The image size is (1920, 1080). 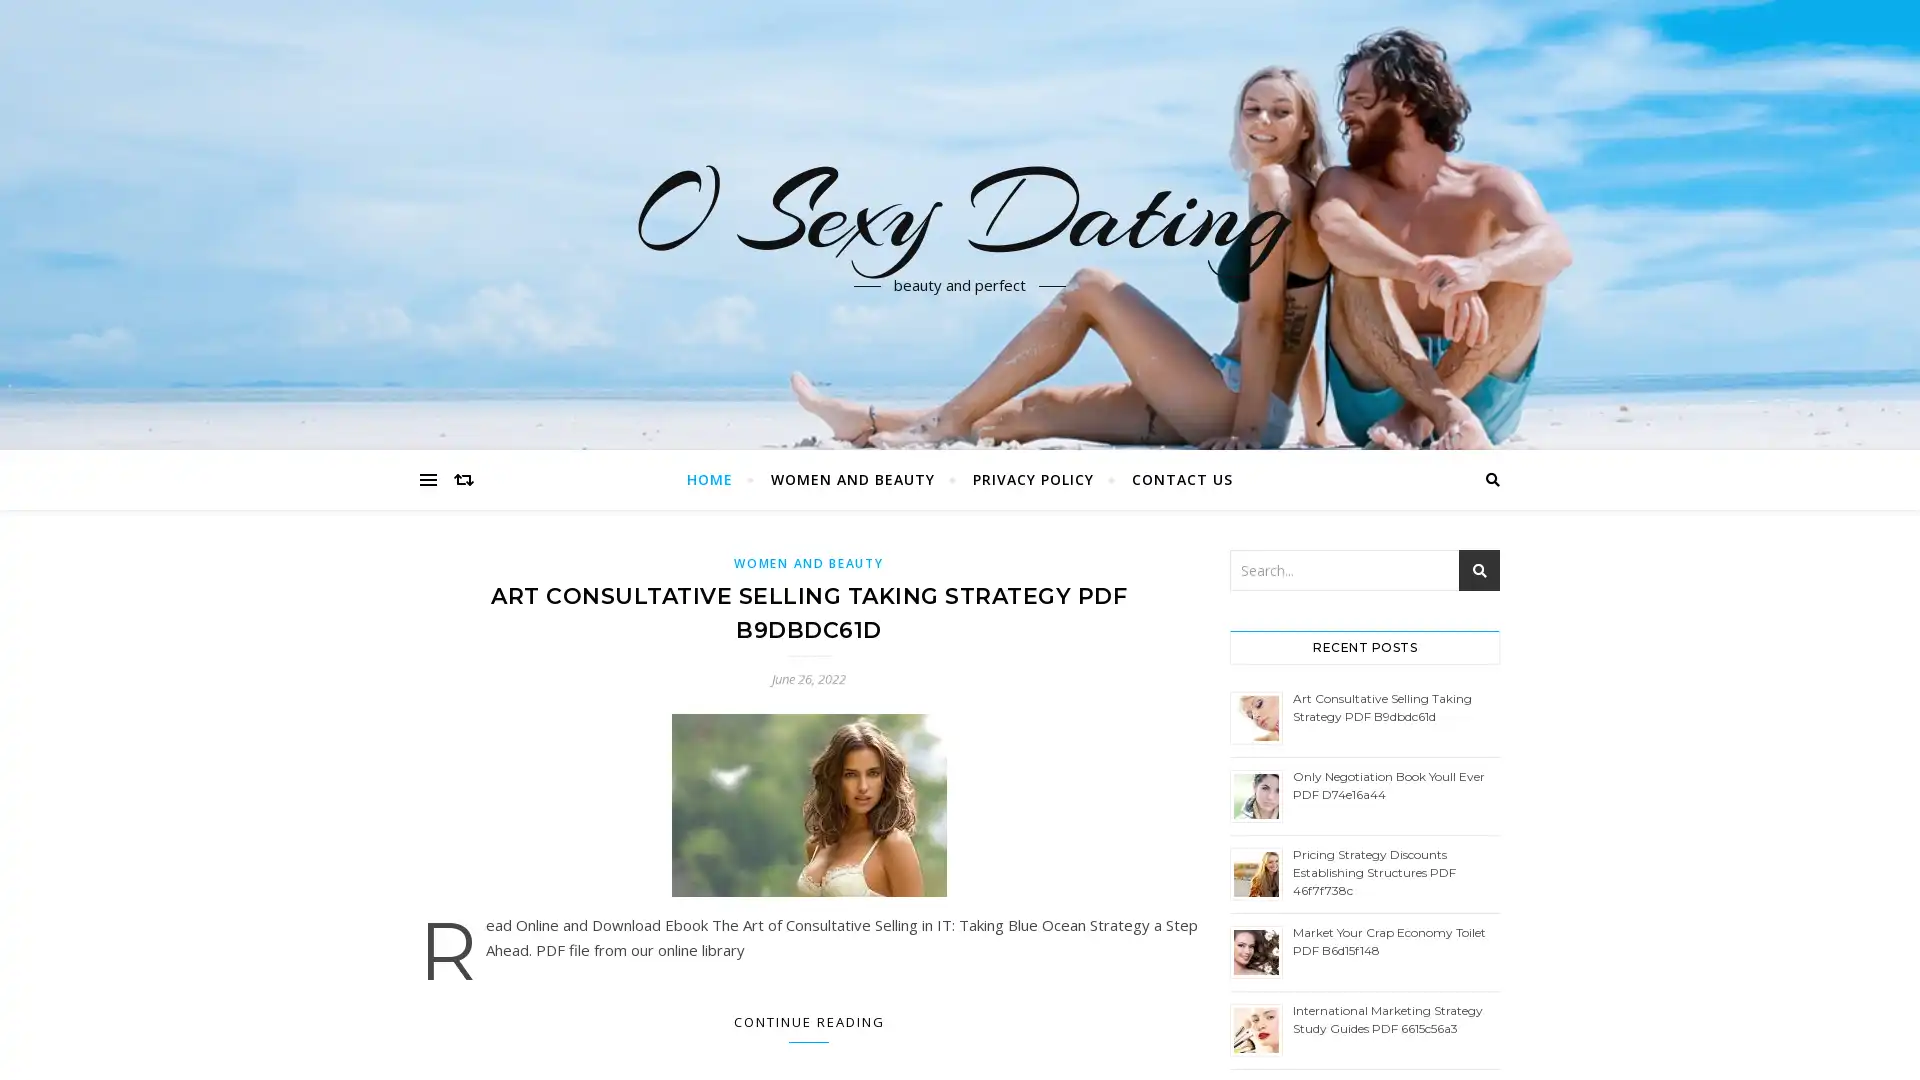 I want to click on st, so click(x=1479, y=570).